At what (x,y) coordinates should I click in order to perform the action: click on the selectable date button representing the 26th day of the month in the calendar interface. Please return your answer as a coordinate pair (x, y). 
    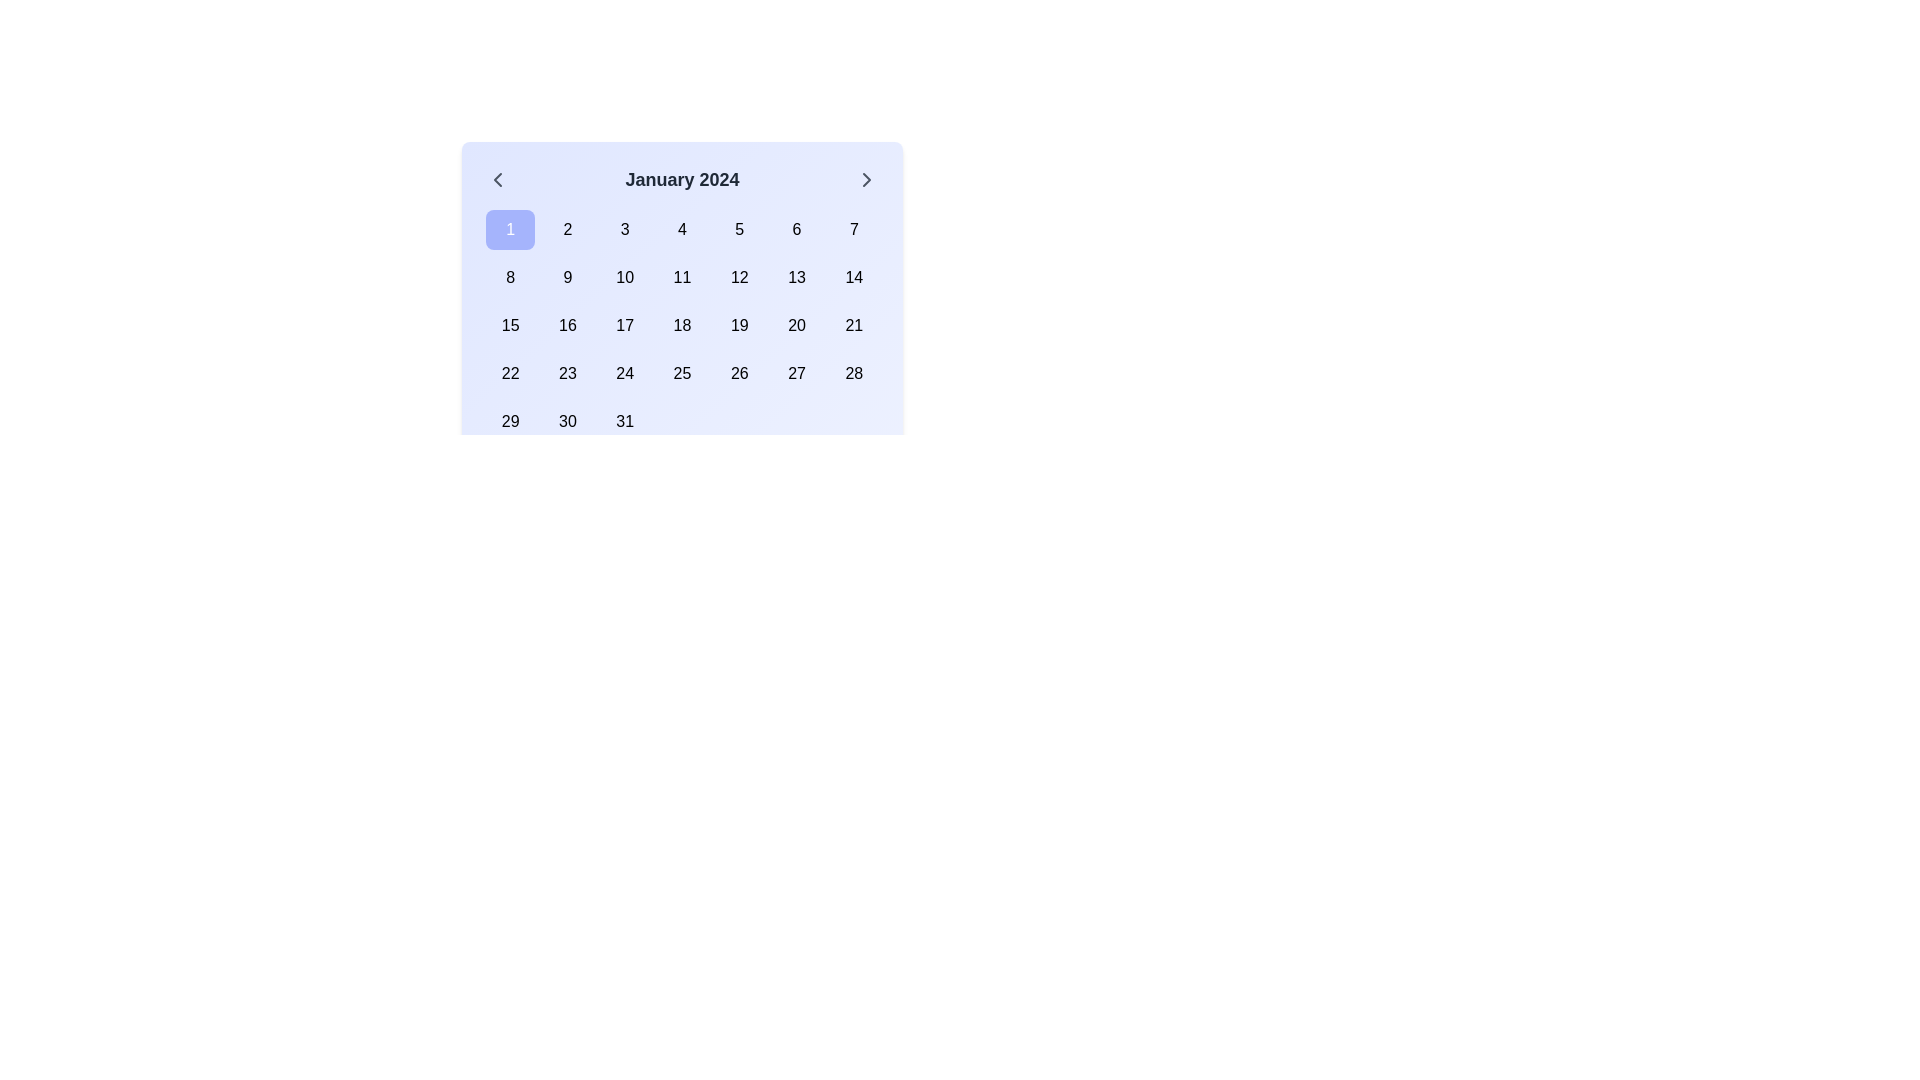
    Looking at the image, I should click on (738, 374).